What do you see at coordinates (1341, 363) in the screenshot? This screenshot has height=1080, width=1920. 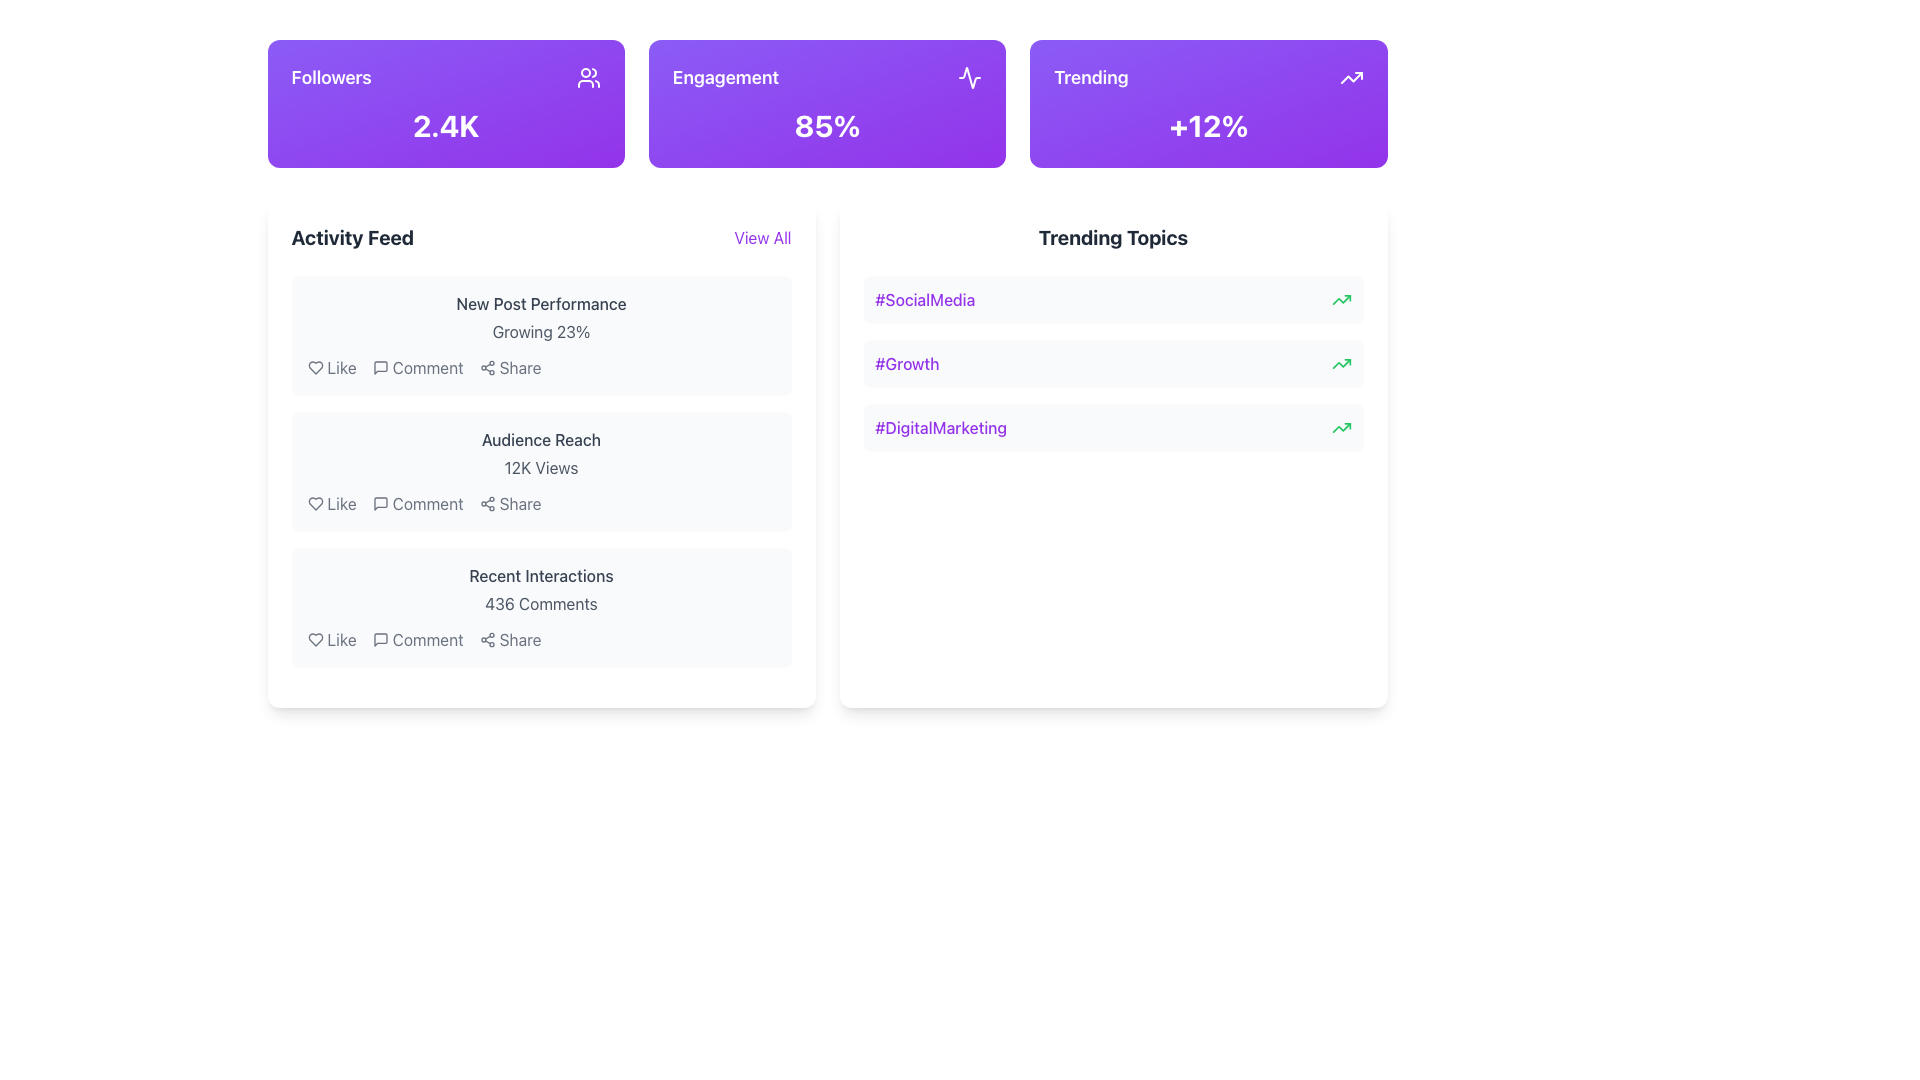 I see `the upward trend icon located in the 'Trending Topics' section, specifically to the right of the '#Growth' label` at bounding box center [1341, 363].